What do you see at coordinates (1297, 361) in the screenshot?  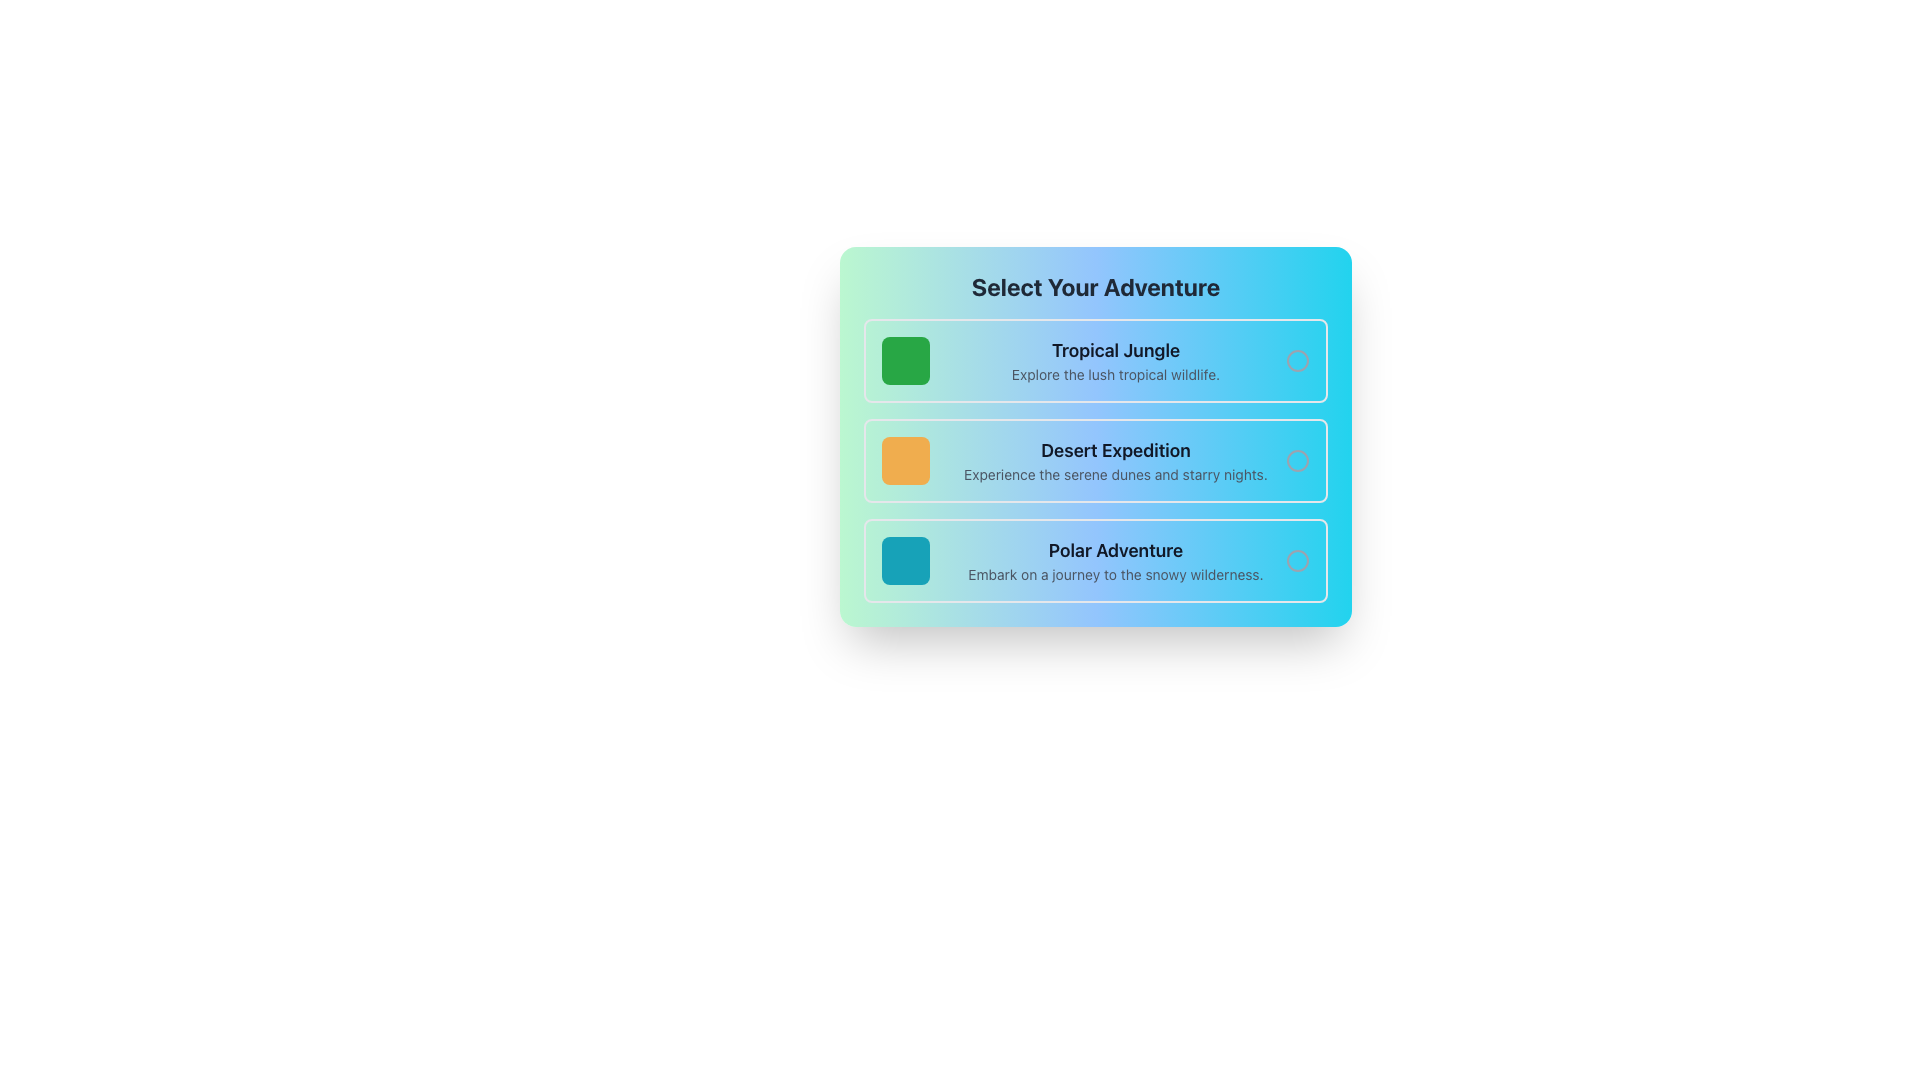 I see `the central circle of the radio button for the first option 'Tropical Jungle'` at bounding box center [1297, 361].